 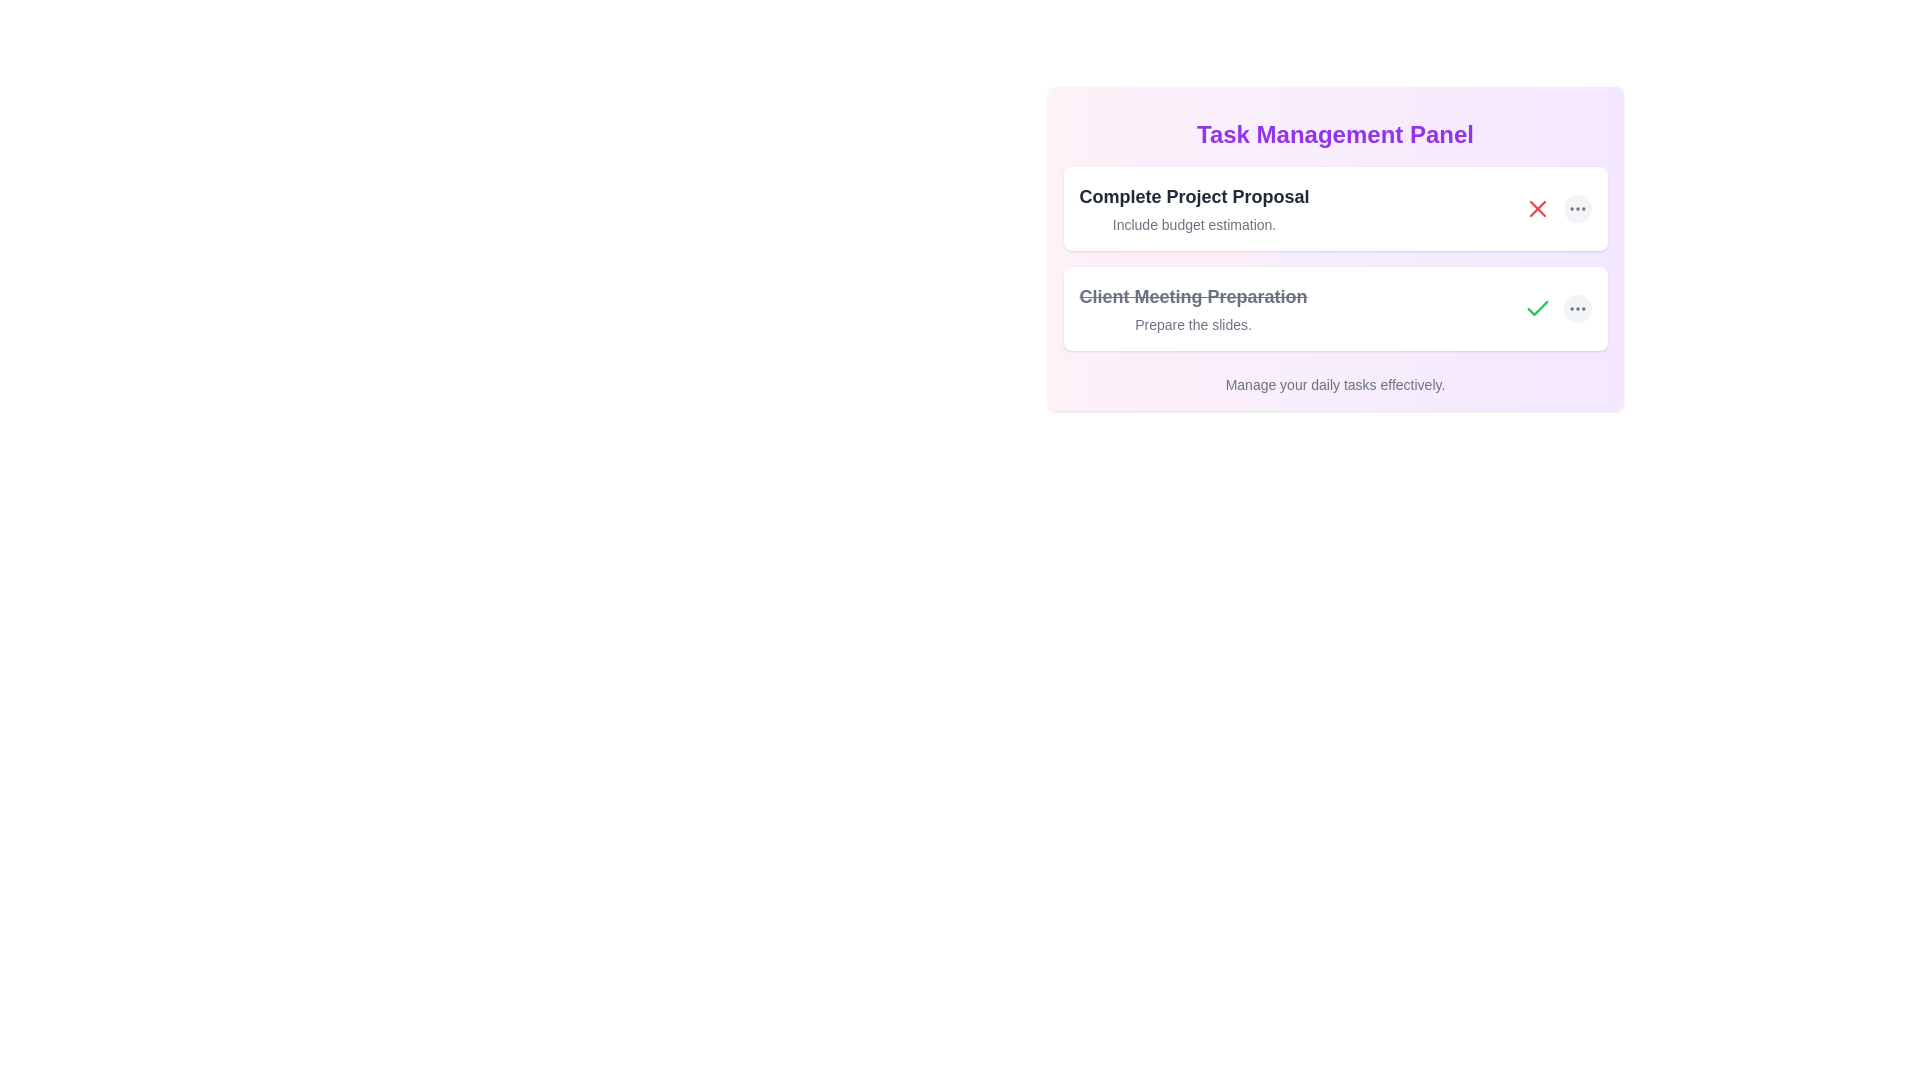 I want to click on the completed task item labeled 'Client Meeting Preparation' in the Task Management Panel, so click(x=1335, y=330).